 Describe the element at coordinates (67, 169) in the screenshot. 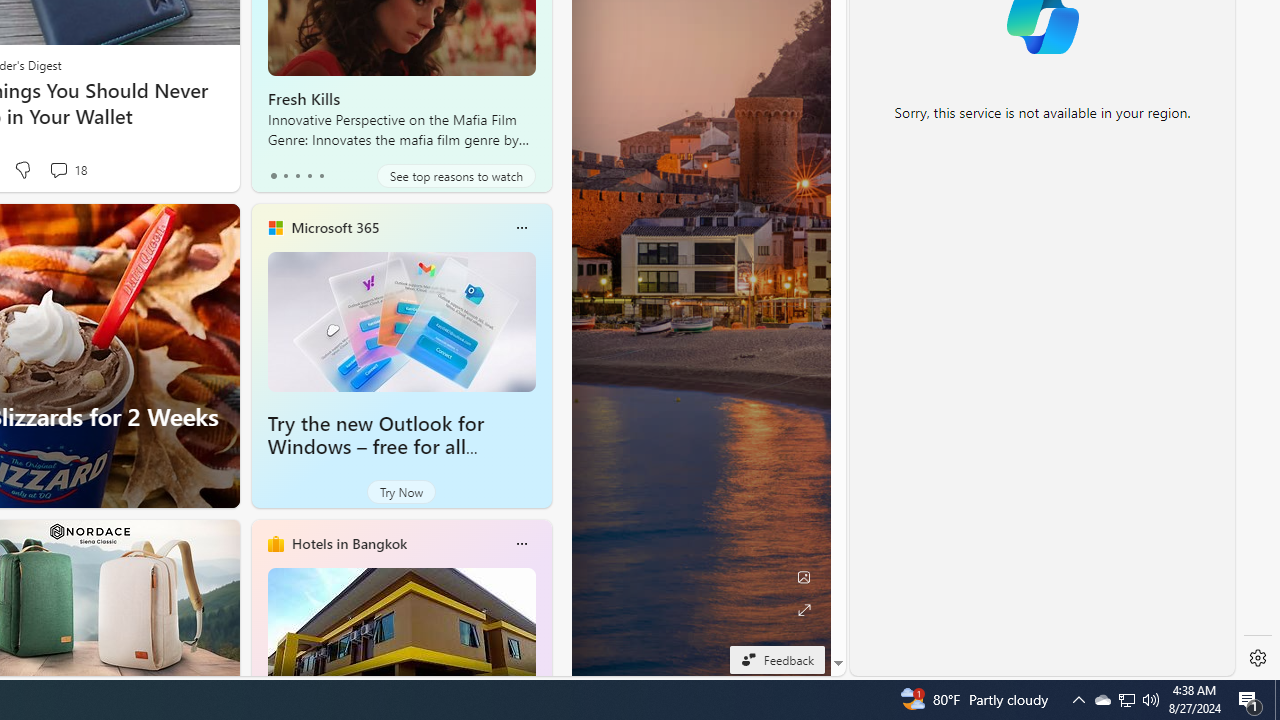

I see `'View comments 18 Comment'` at that location.